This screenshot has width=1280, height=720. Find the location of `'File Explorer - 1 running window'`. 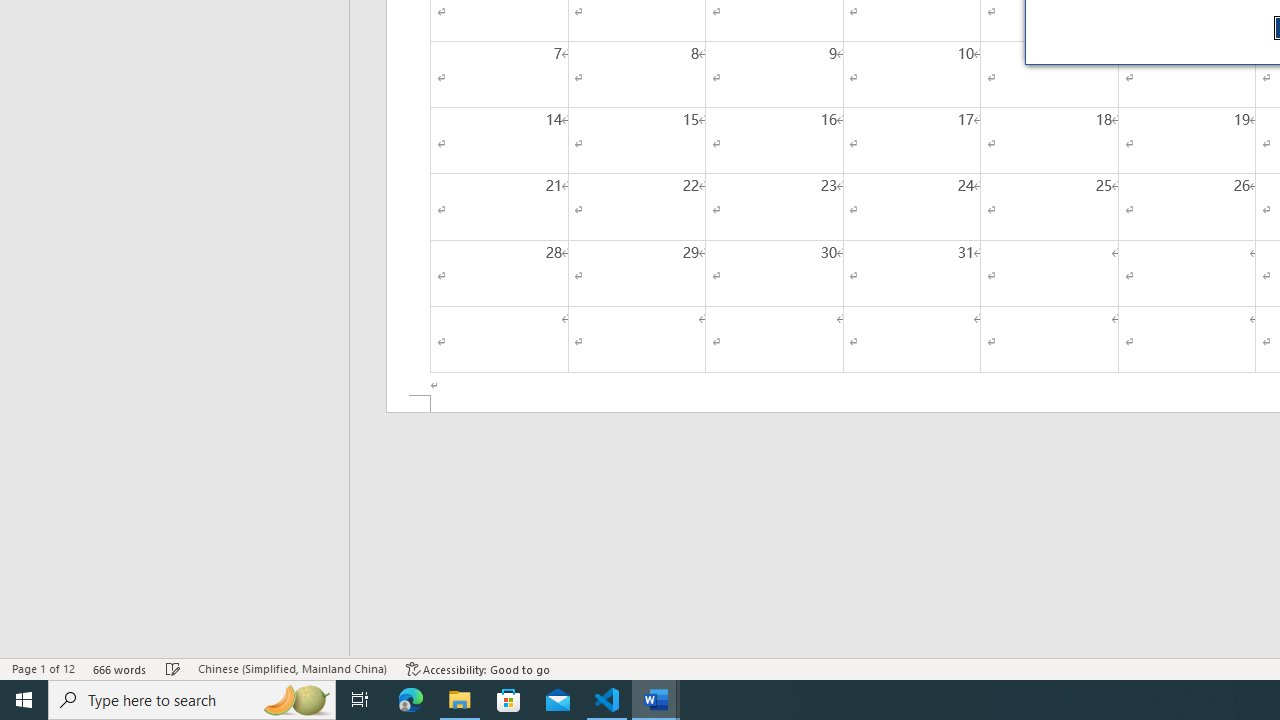

'File Explorer - 1 running window' is located at coordinates (459, 698).